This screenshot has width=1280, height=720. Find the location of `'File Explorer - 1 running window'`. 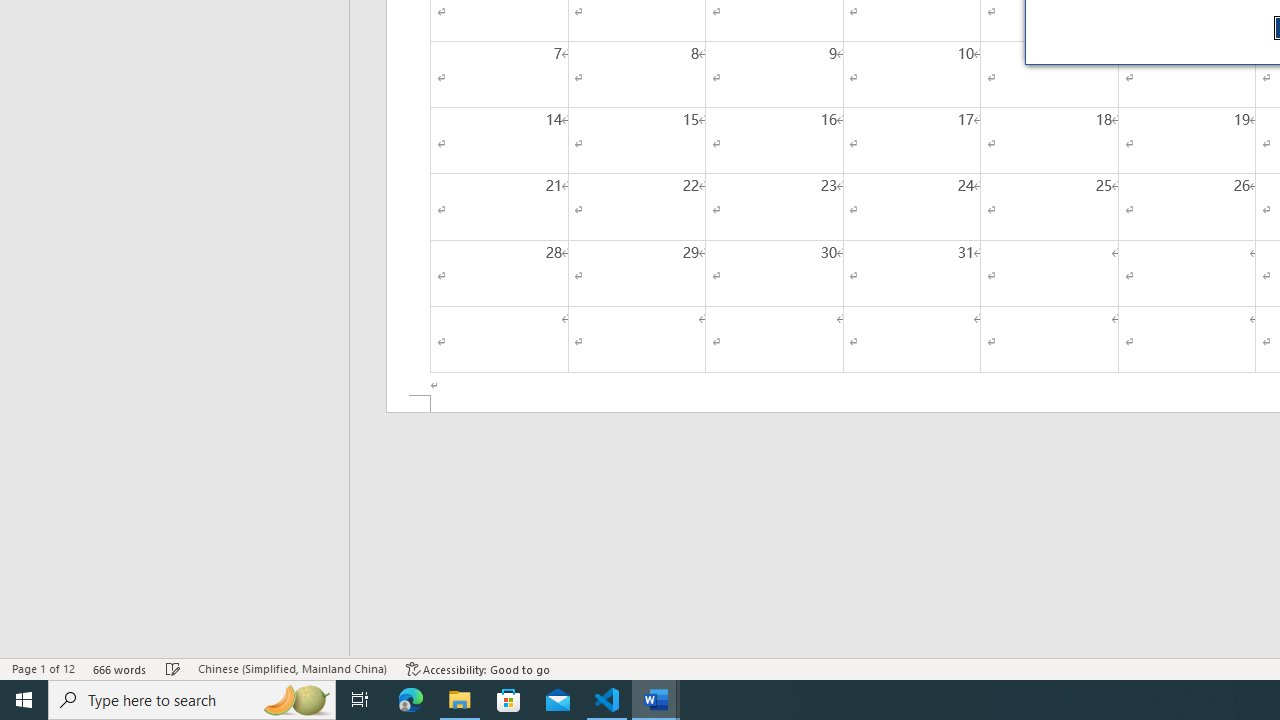

'File Explorer - 1 running window' is located at coordinates (459, 698).